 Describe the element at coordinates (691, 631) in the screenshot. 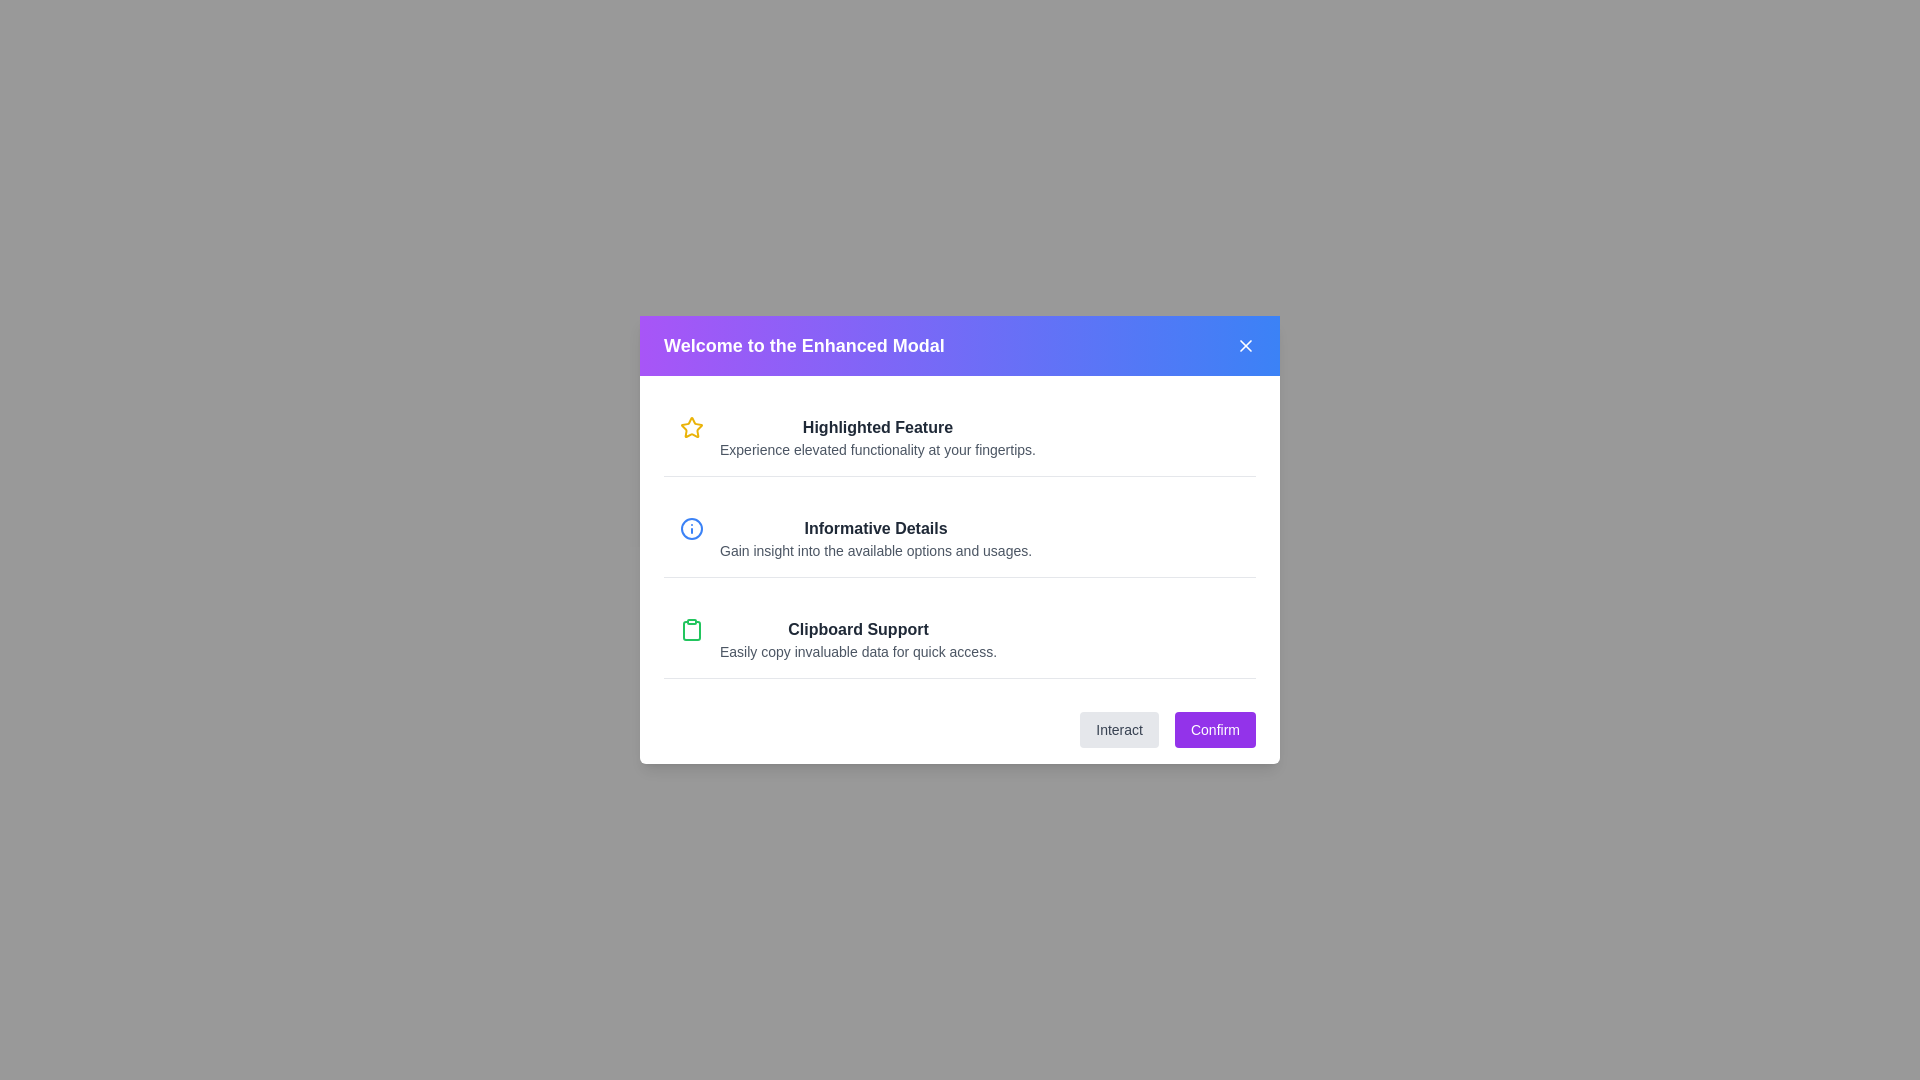

I see `the clipboard icon with a green outline, located in the third row of items next to the label 'Clipboard Support'` at that location.